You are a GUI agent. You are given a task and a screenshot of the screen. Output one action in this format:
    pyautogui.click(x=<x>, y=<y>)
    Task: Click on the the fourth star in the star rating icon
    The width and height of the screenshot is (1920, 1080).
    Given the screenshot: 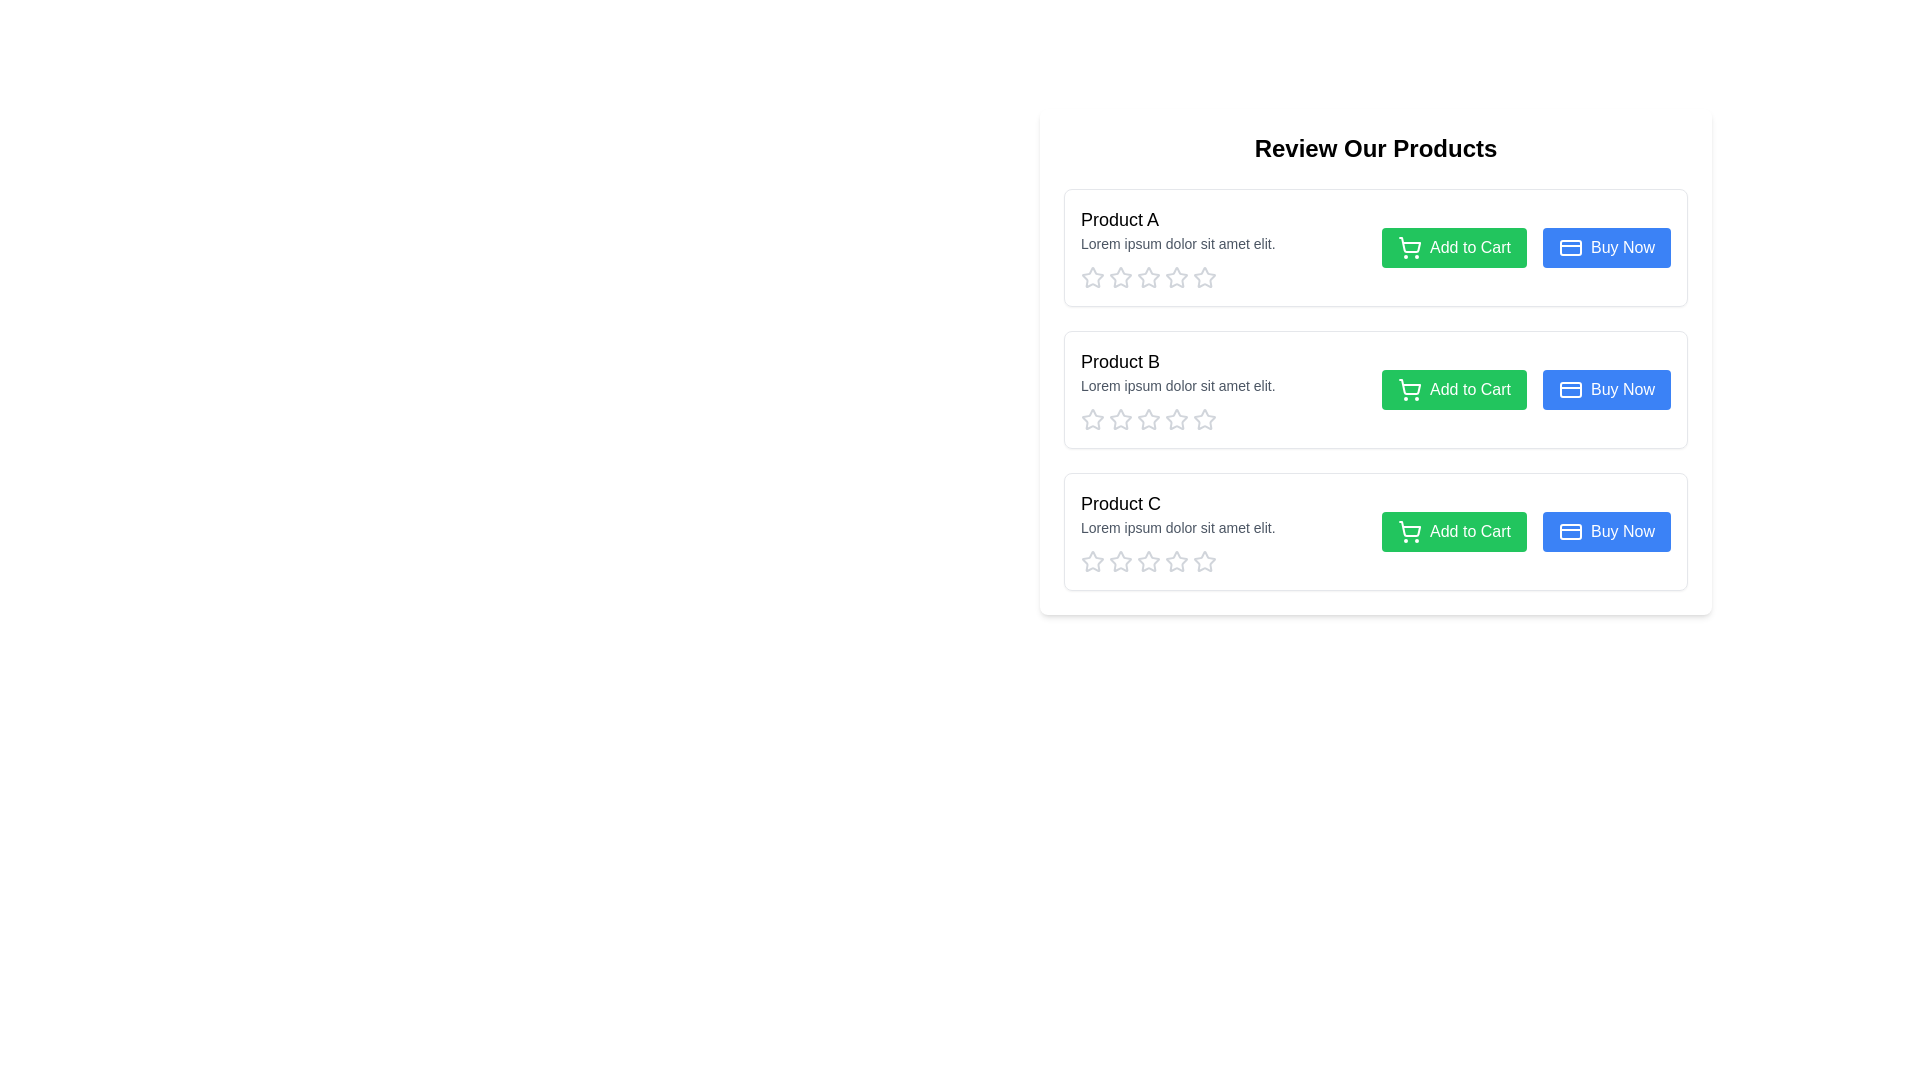 What is the action you would take?
    pyautogui.click(x=1148, y=277)
    